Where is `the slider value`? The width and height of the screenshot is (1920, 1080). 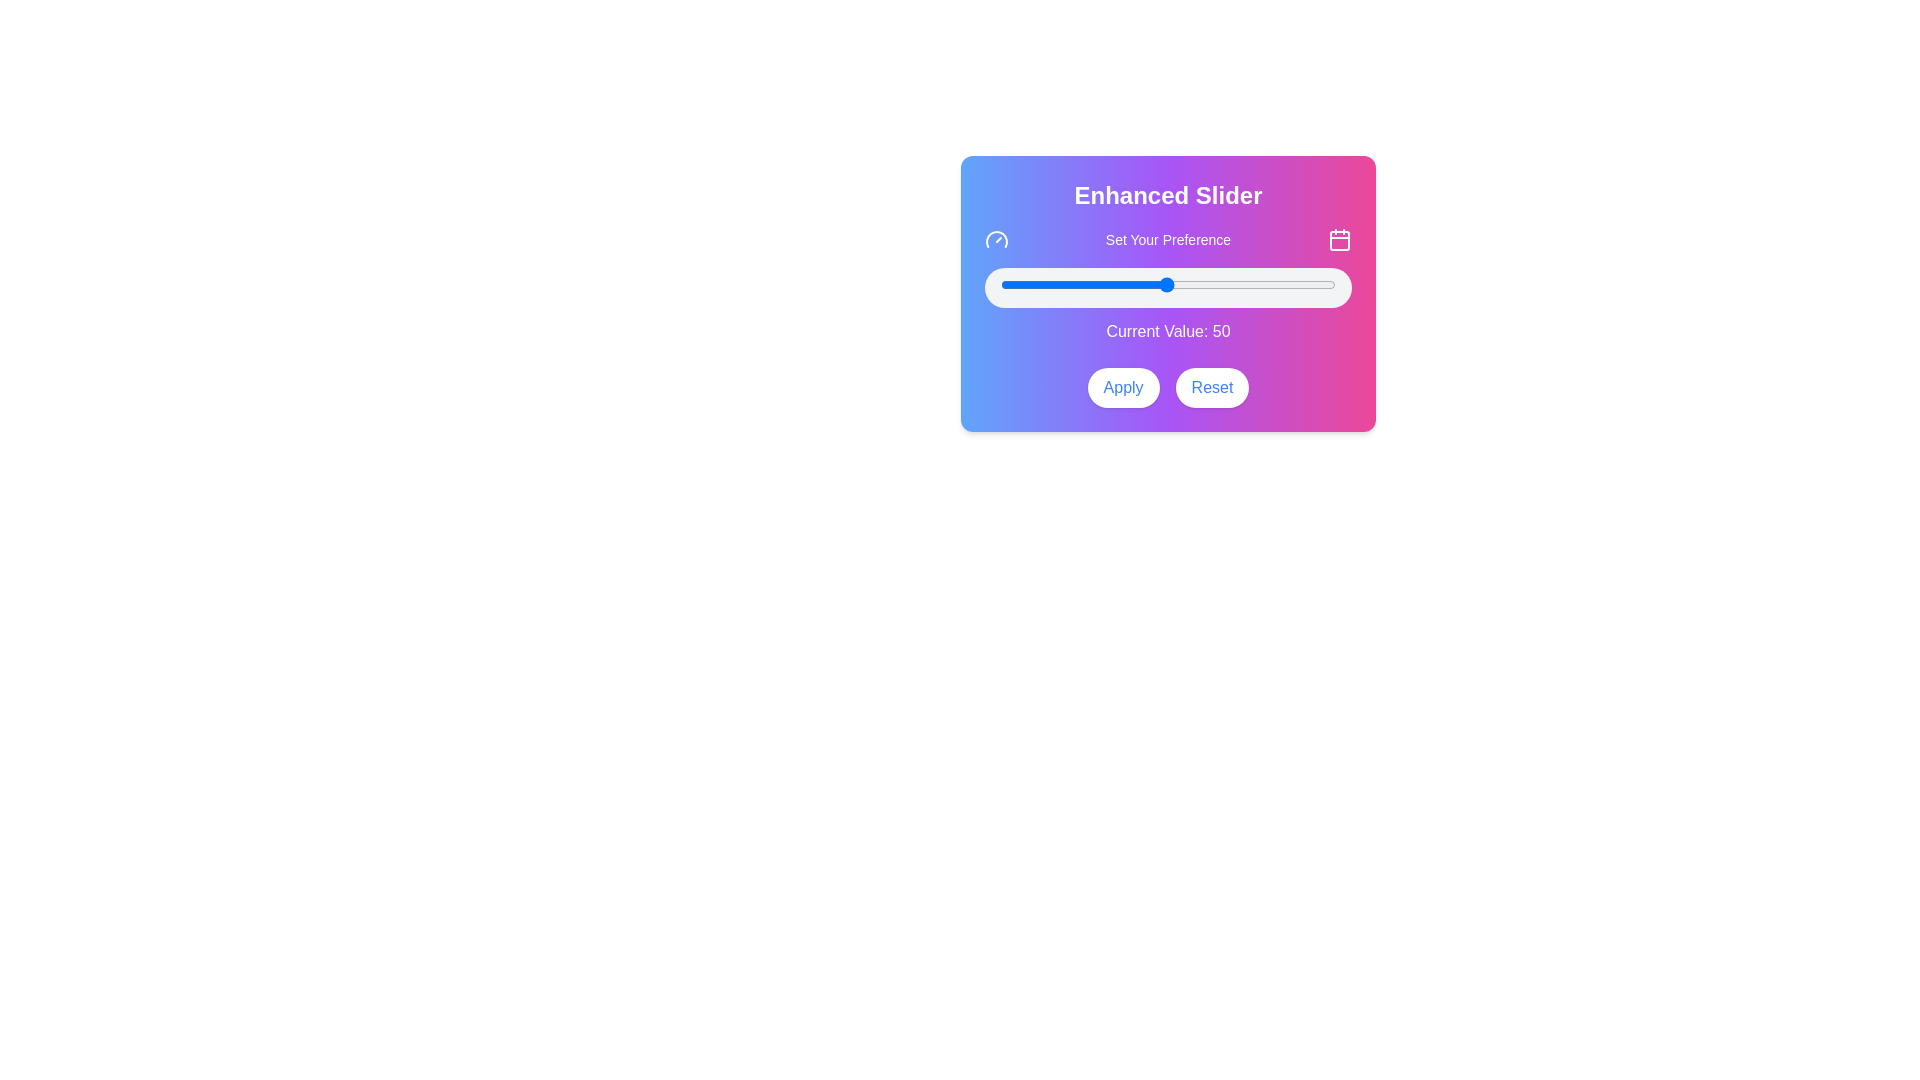
the slider value is located at coordinates (1060, 285).